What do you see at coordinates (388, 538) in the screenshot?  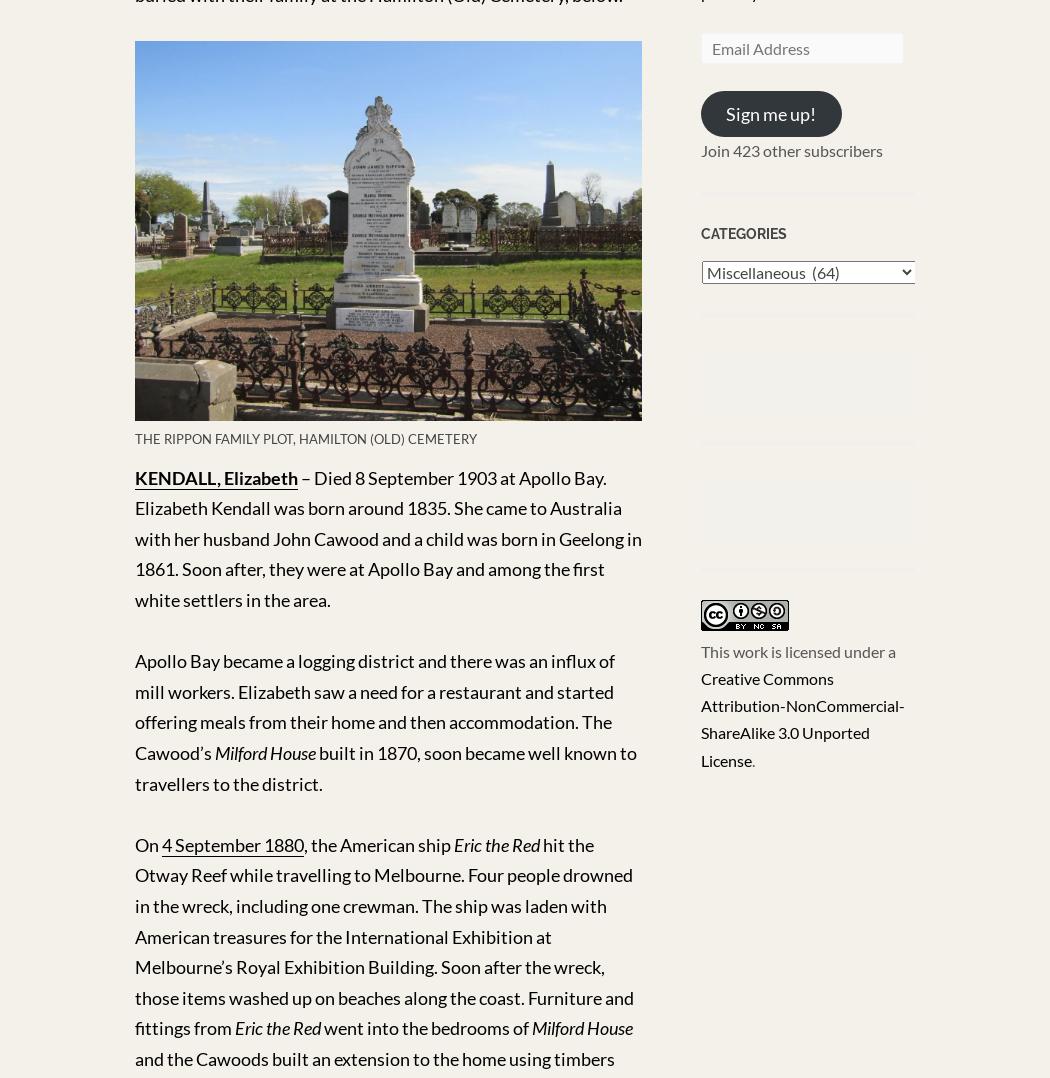 I see `'– Died 8 September 1903 at Apollo Bay. Elizabeth Kendall was born around 1835. She came to Australia with her husband John Cawood and a child was born in Geelong in 1861. Soon after, they were at Apollo Bay and among the first white settlers in the area.'` at bounding box center [388, 538].